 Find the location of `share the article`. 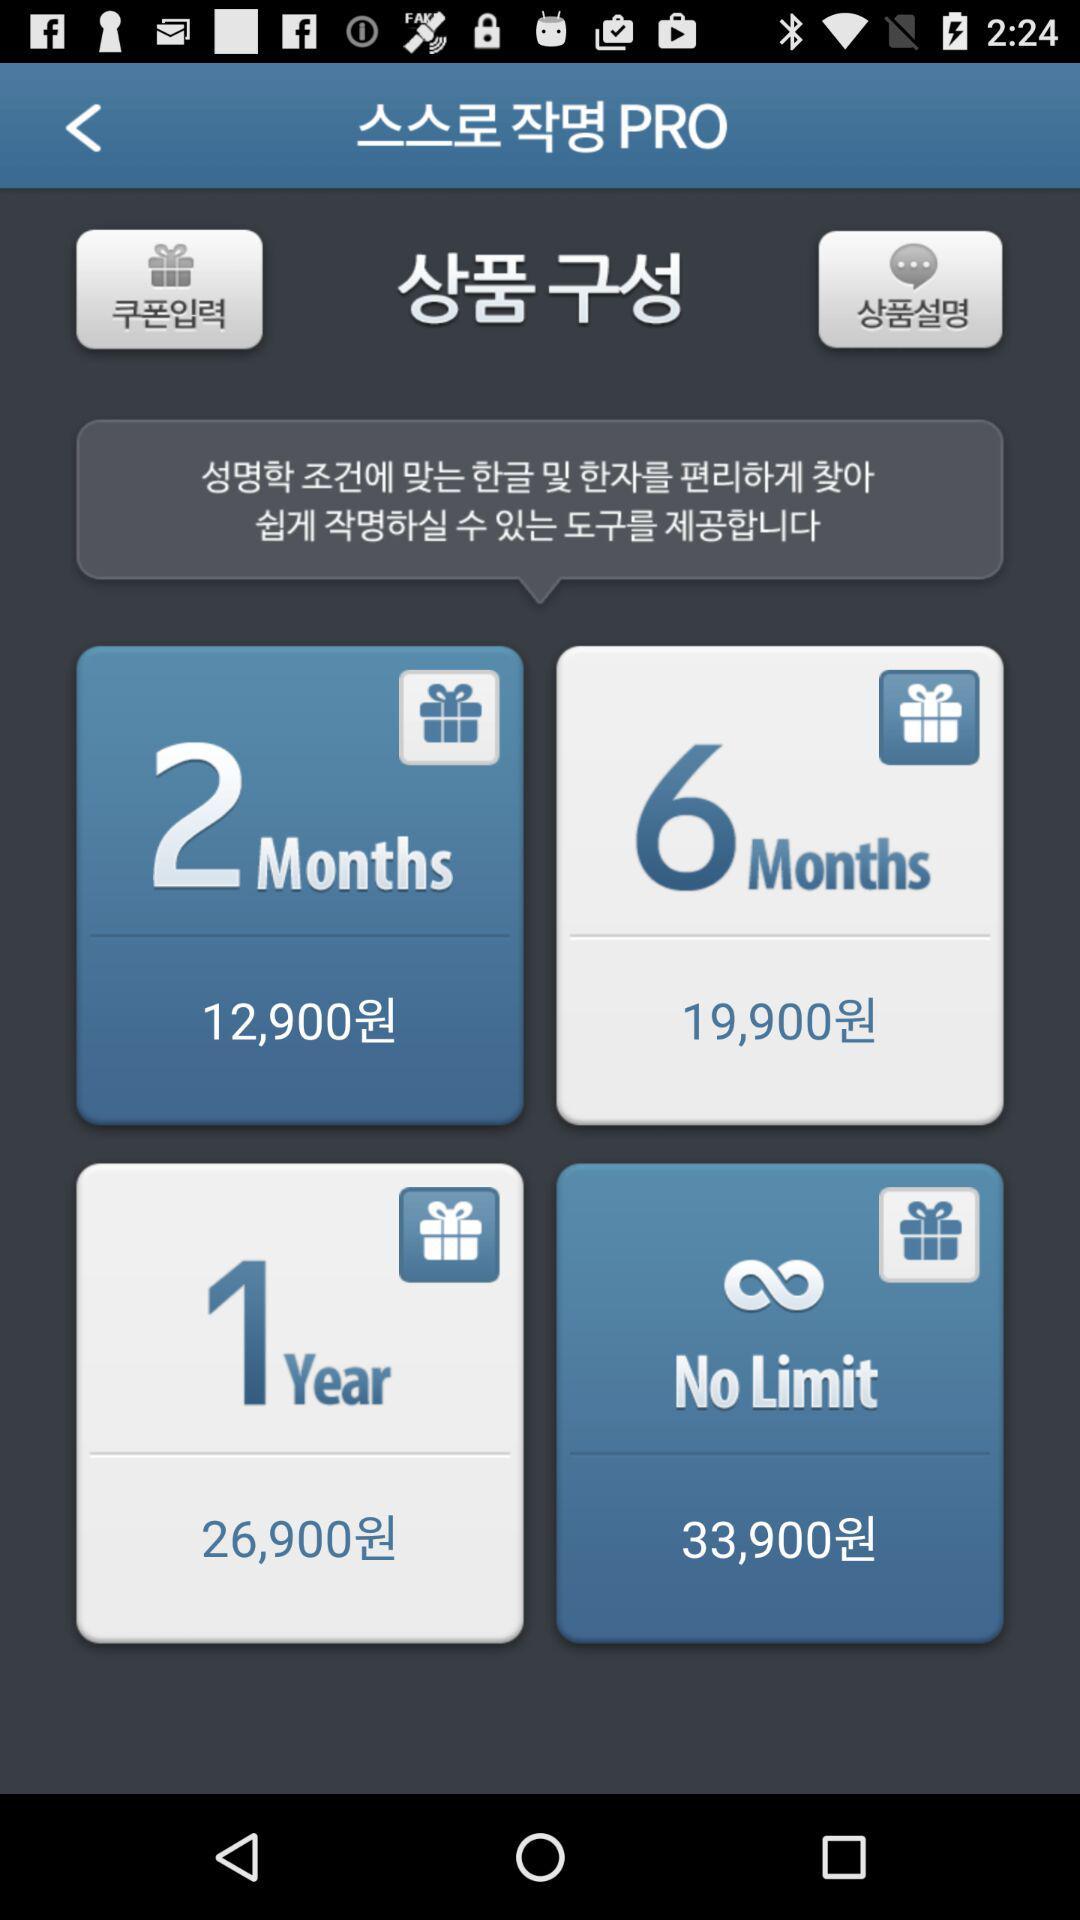

share the article is located at coordinates (778, 1406).